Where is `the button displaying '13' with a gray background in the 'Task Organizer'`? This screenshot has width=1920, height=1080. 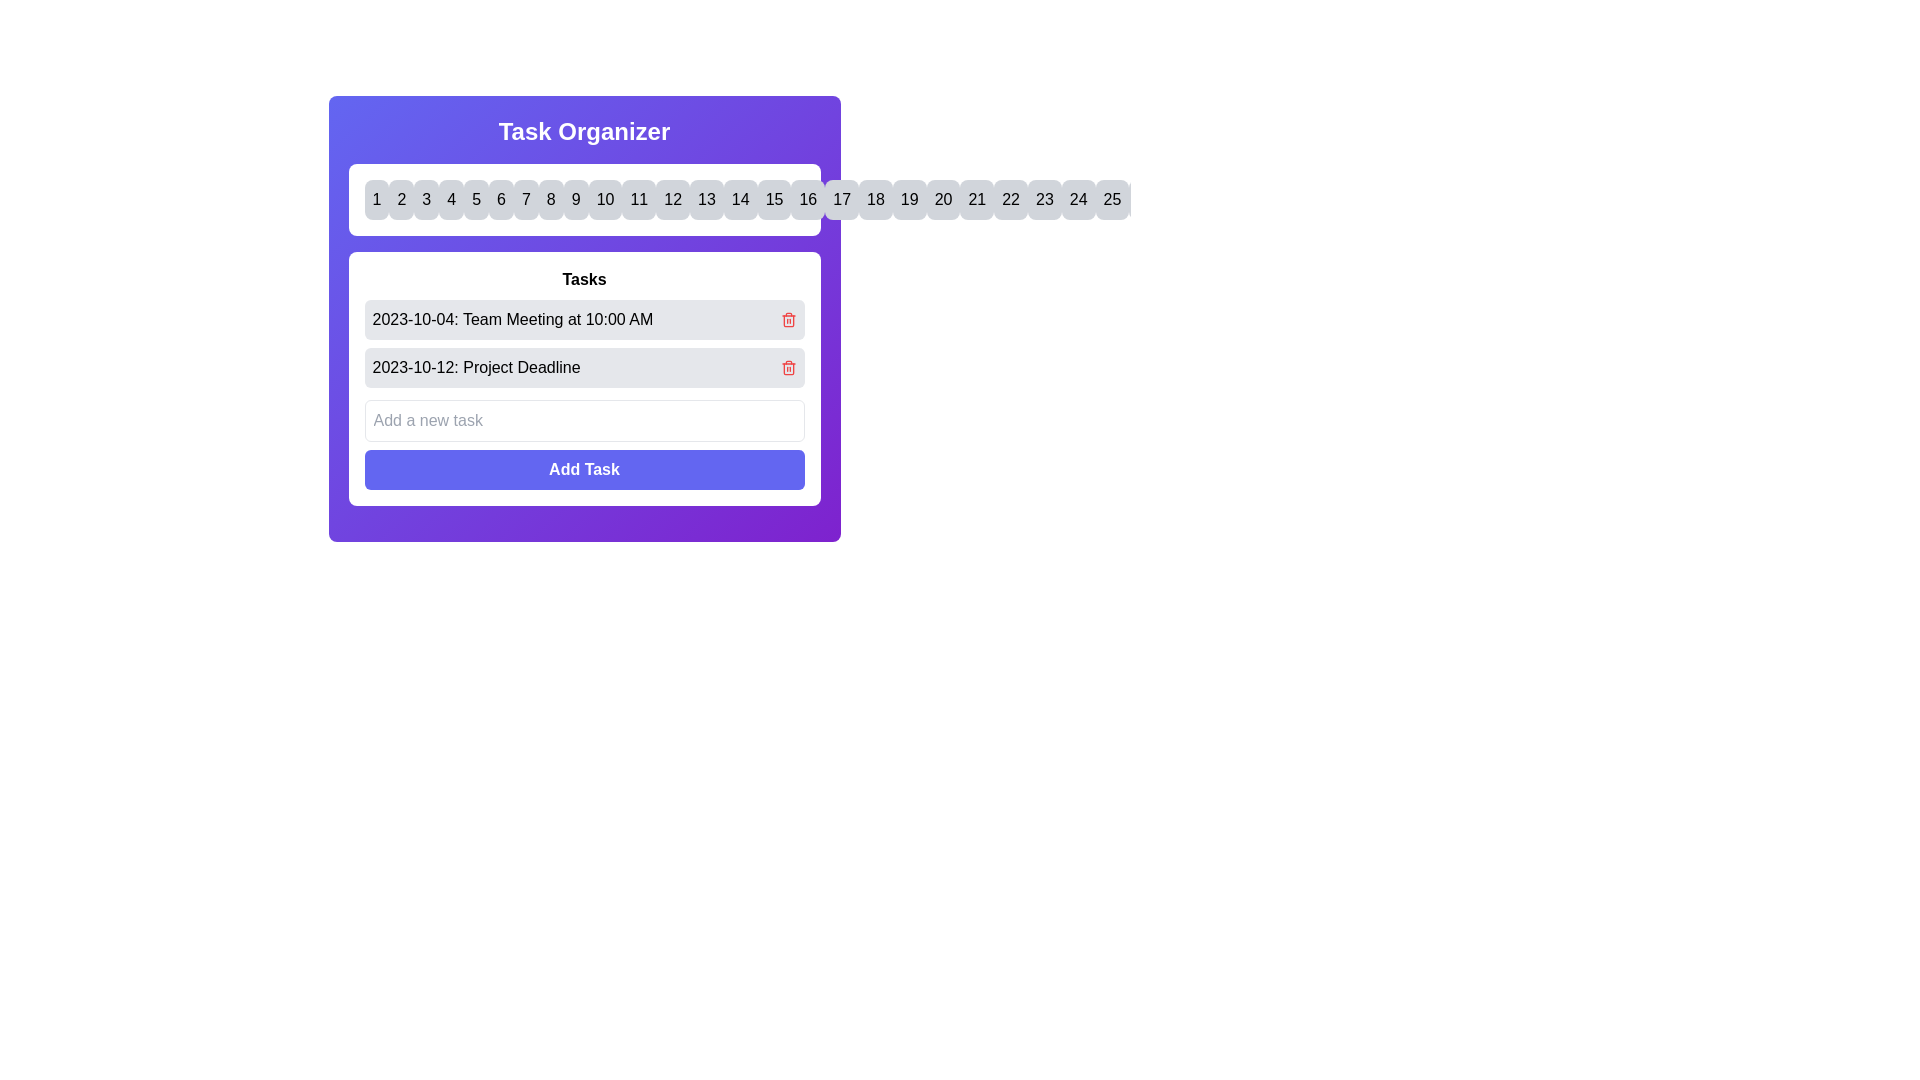 the button displaying '13' with a gray background in the 'Task Organizer' is located at coordinates (706, 200).